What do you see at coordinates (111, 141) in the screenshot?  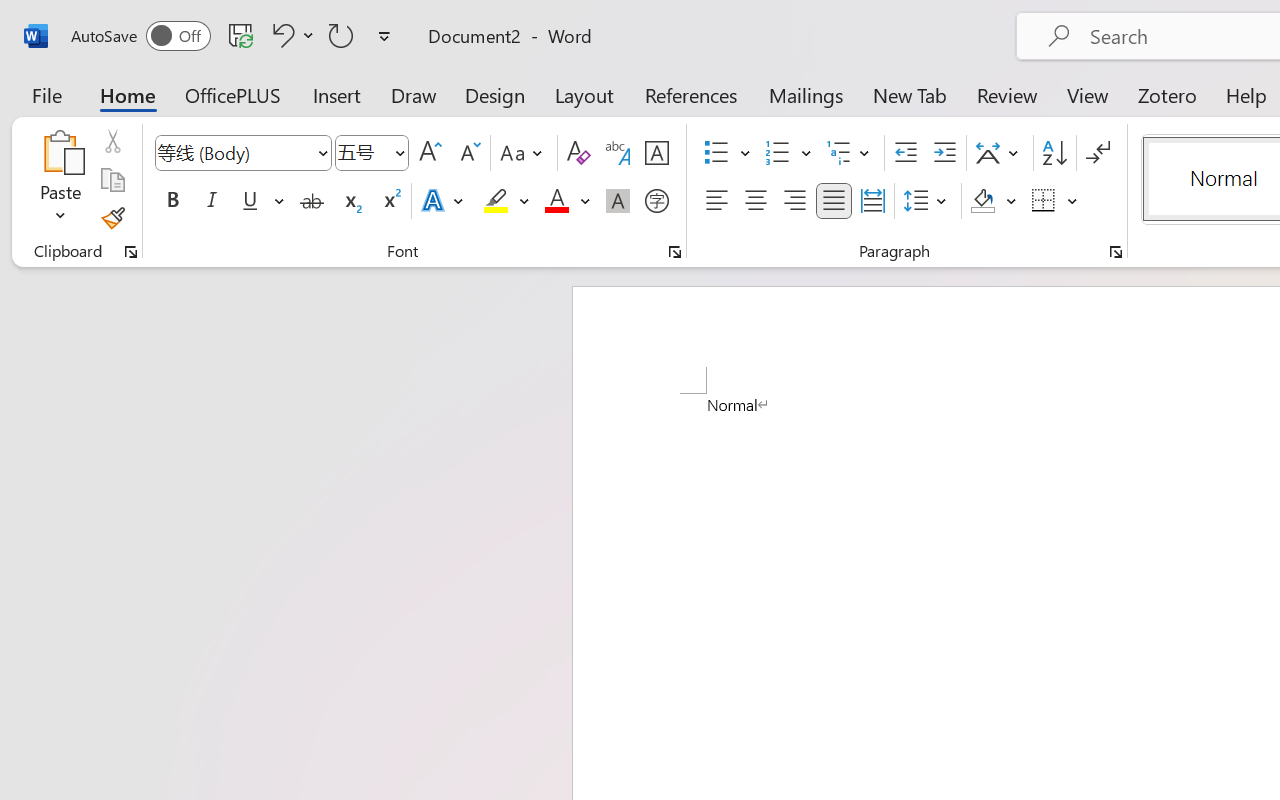 I see `'Cut'` at bounding box center [111, 141].